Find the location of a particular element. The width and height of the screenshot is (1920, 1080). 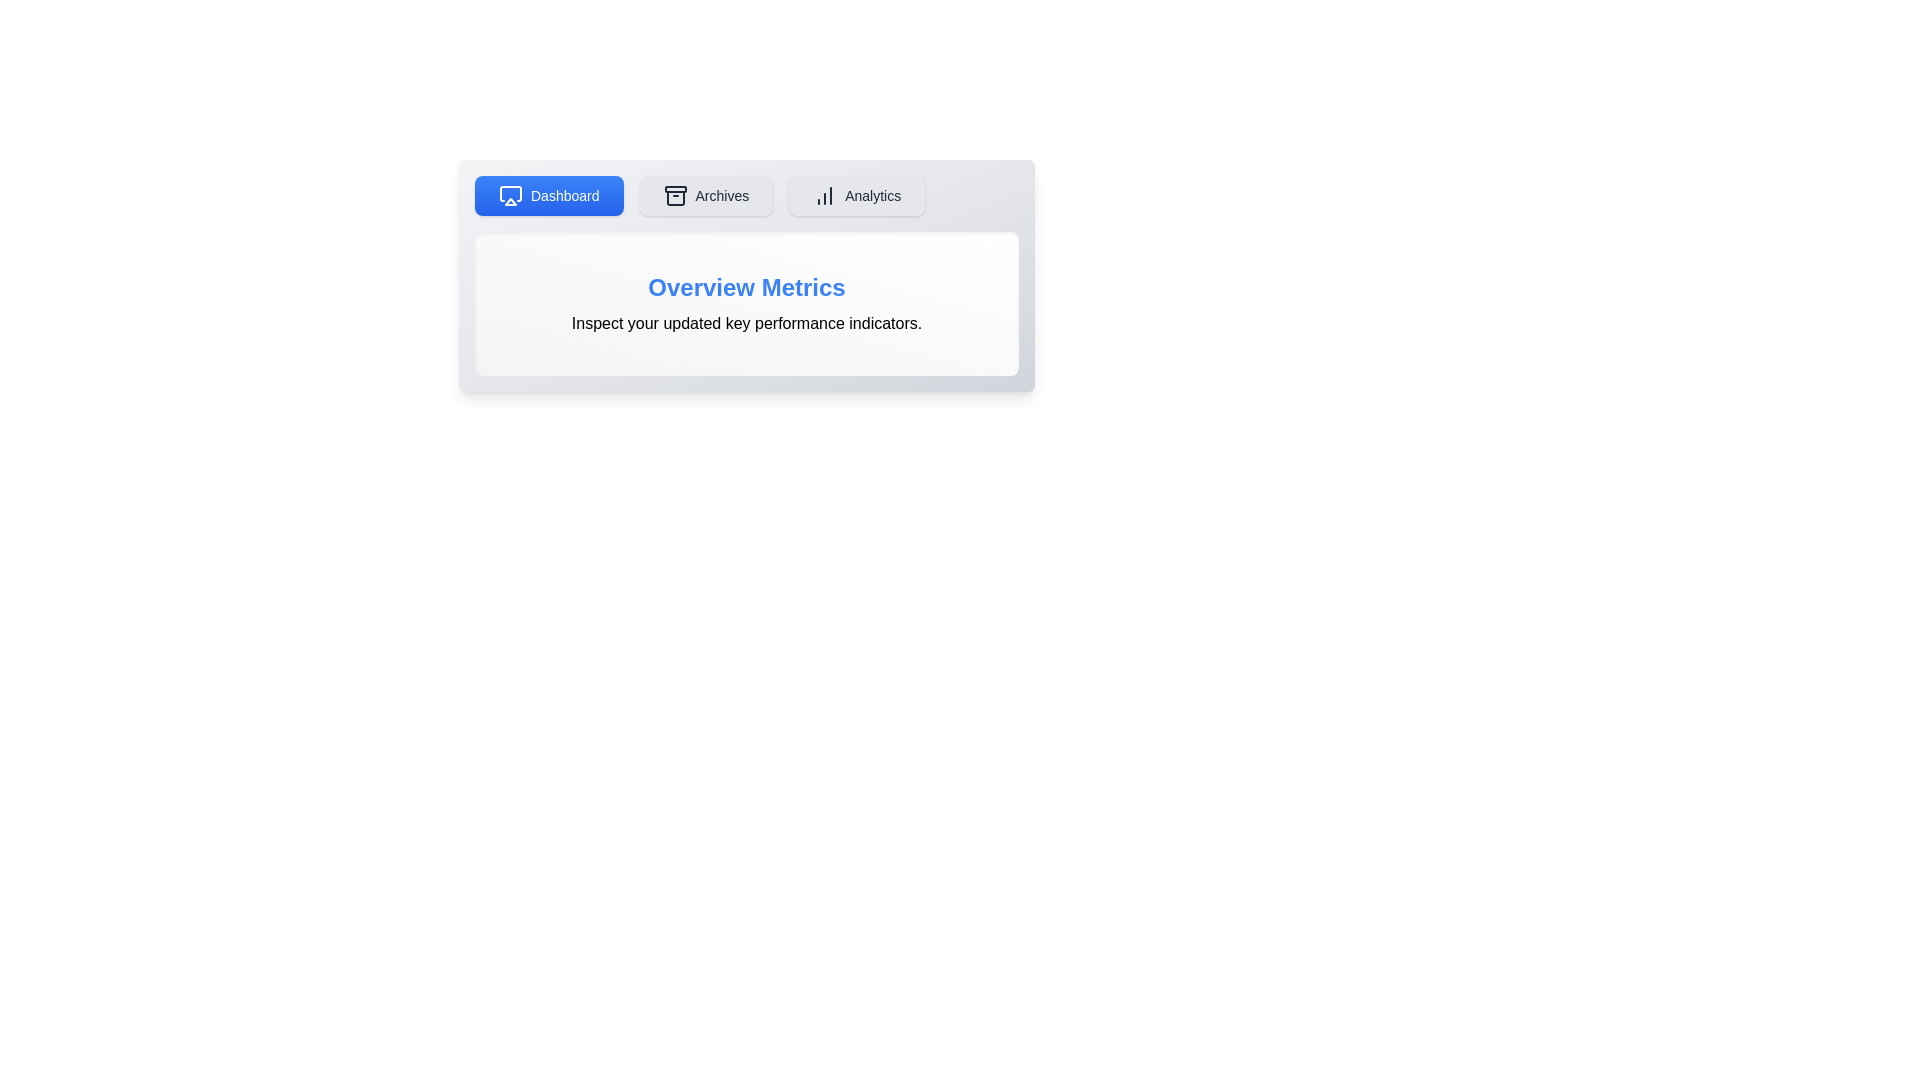

the button labeled Analytics to observe its hover effect is located at coordinates (857, 196).